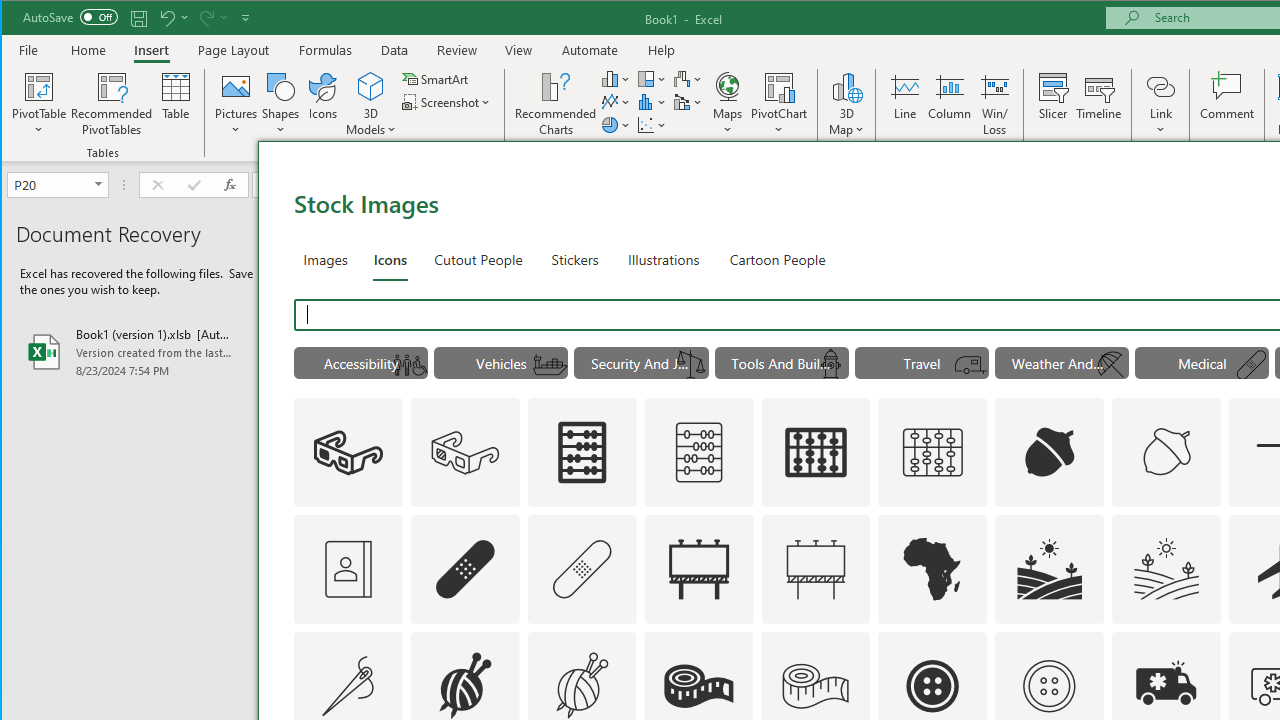 This screenshot has height=720, width=1280. Describe the element at coordinates (781, 362) in the screenshot. I see `'"Tools And Building" Icons.'` at that location.